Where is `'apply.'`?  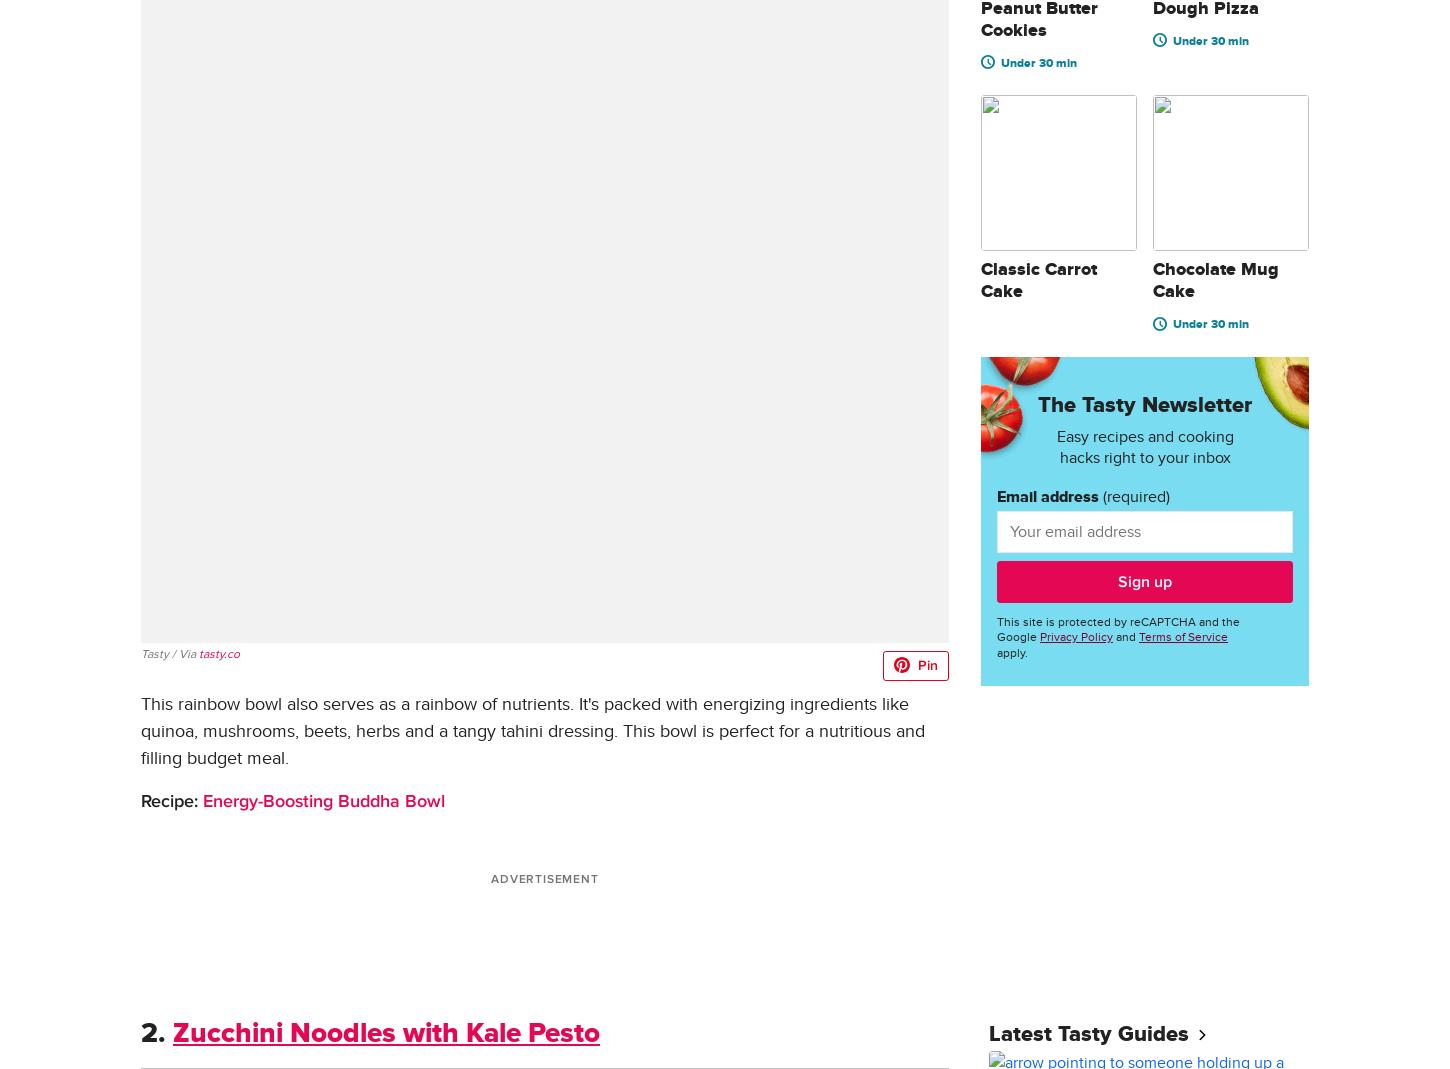
'apply.' is located at coordinates (997, 650).